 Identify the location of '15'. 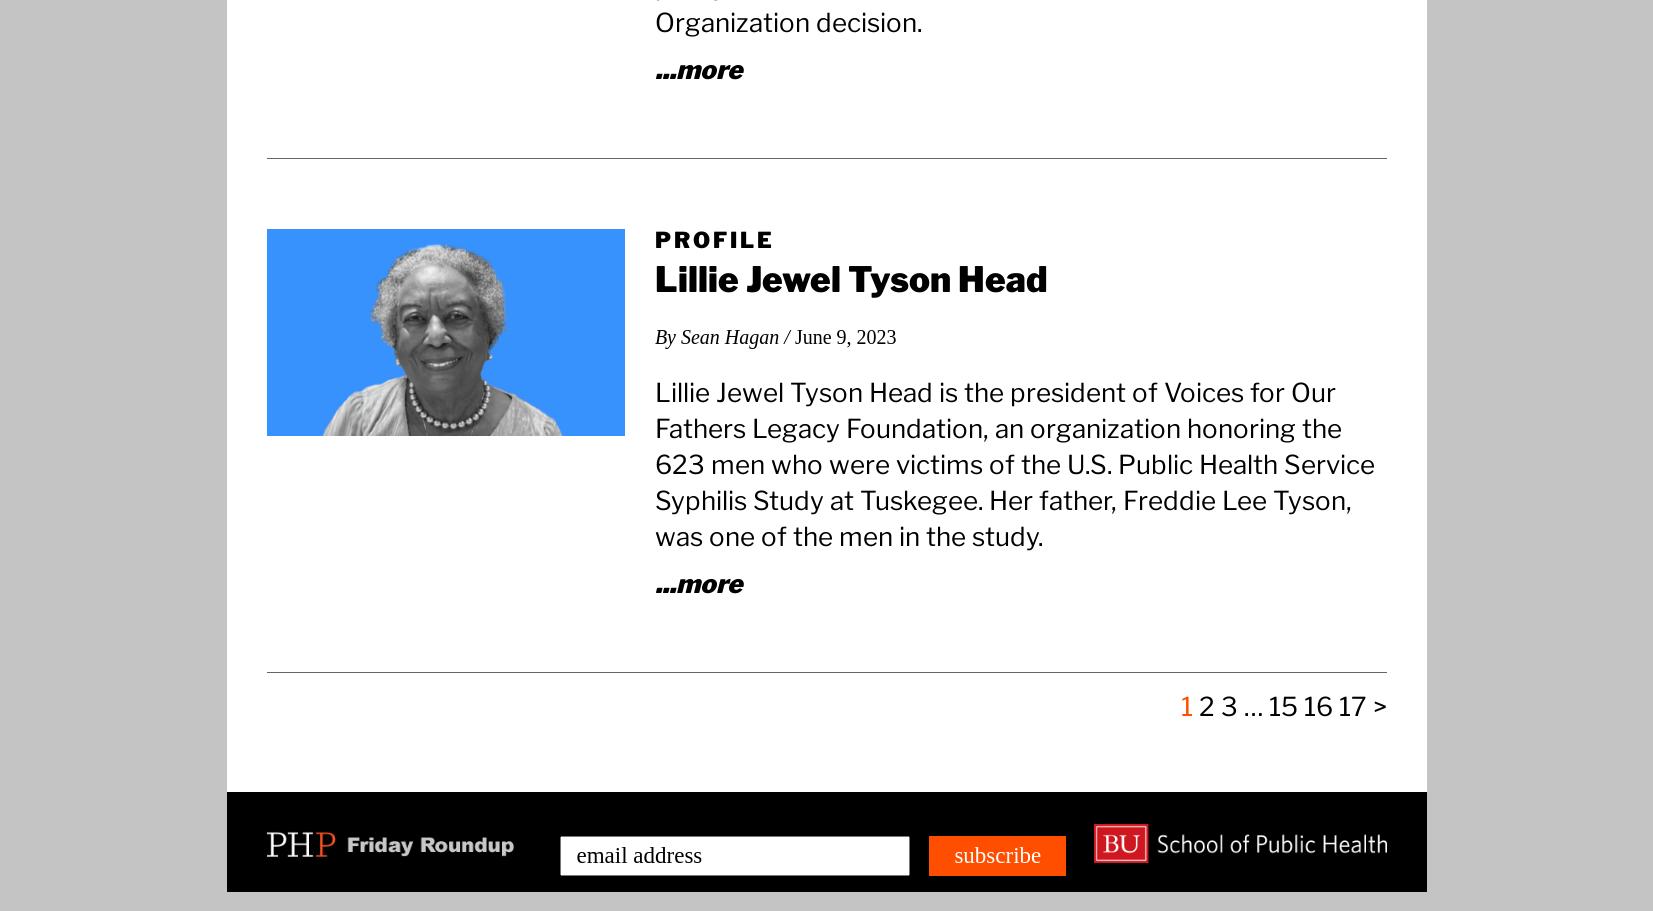
(1268, 705).